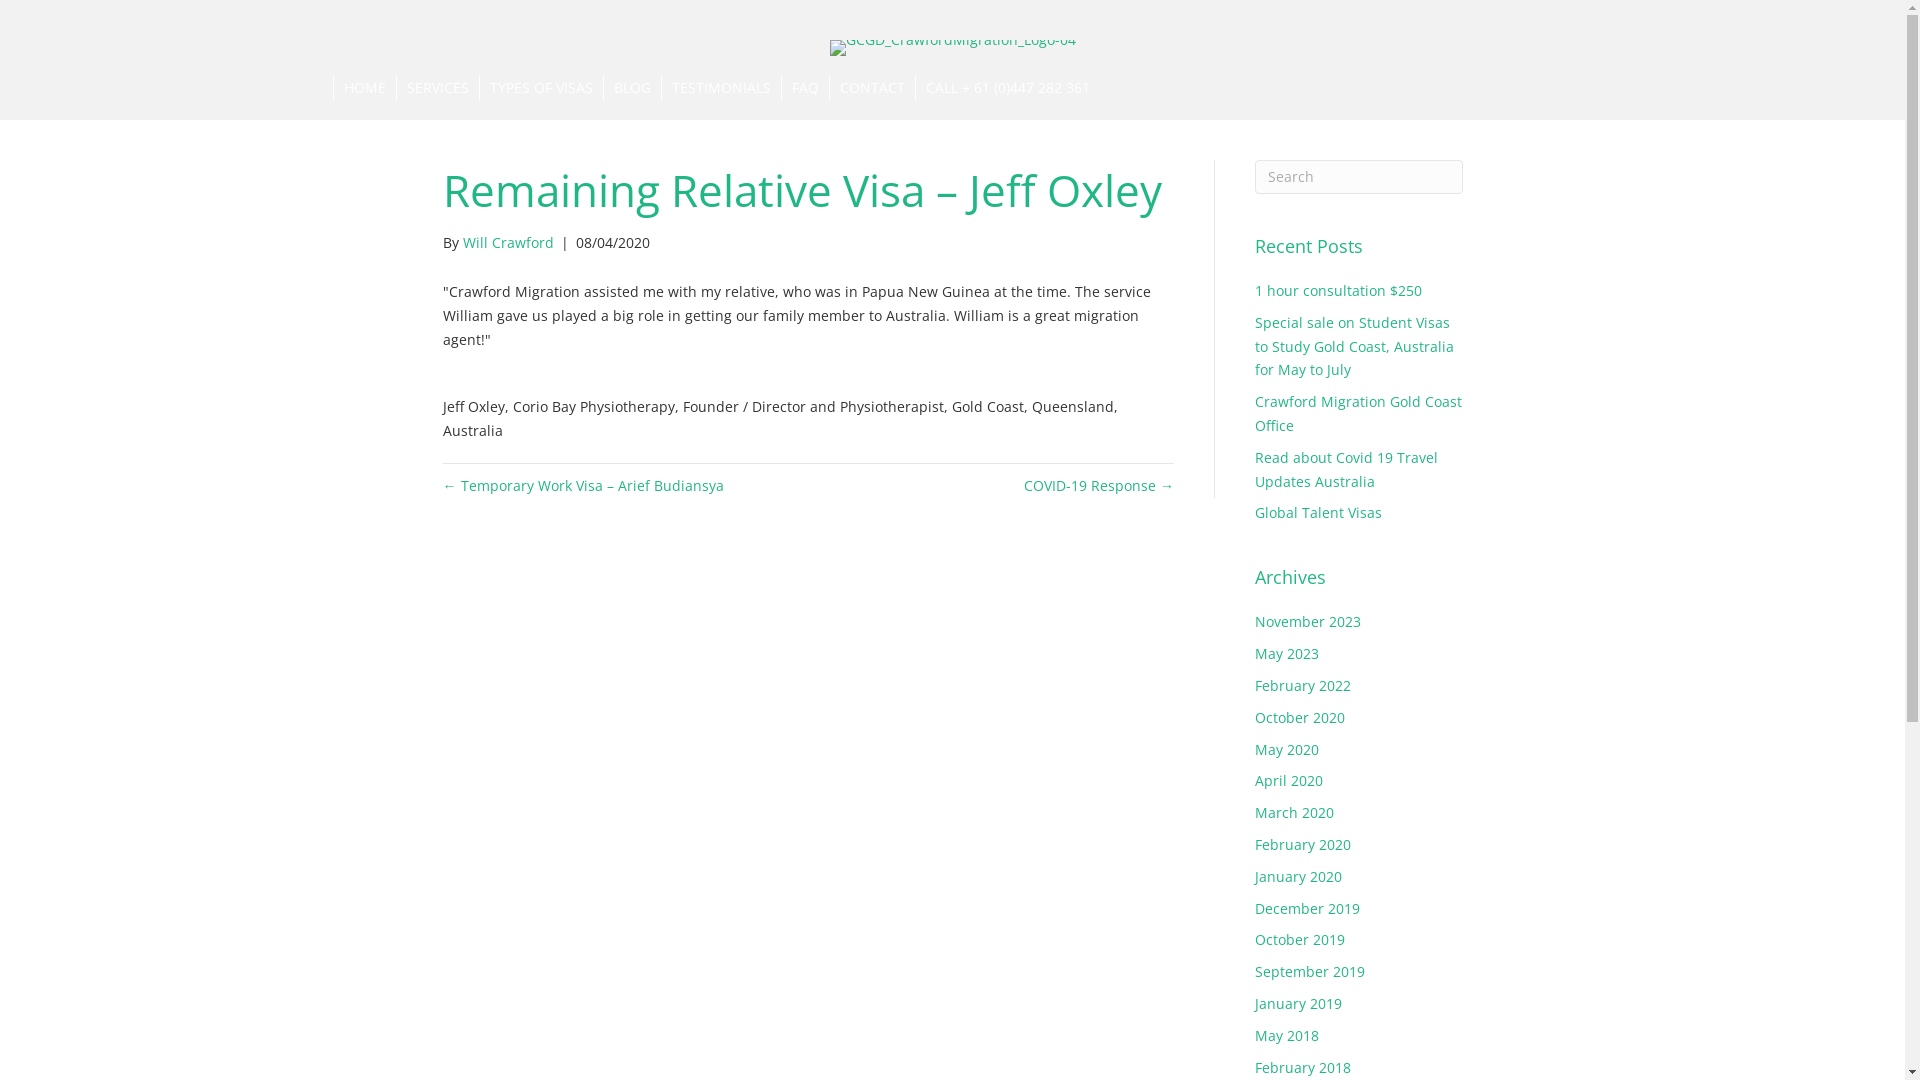 The width and height of the screenshot is (1920, 1080). Describe the element at coordinates (1289, 779) in the screenshot. I see `'April 2020'` at that location.